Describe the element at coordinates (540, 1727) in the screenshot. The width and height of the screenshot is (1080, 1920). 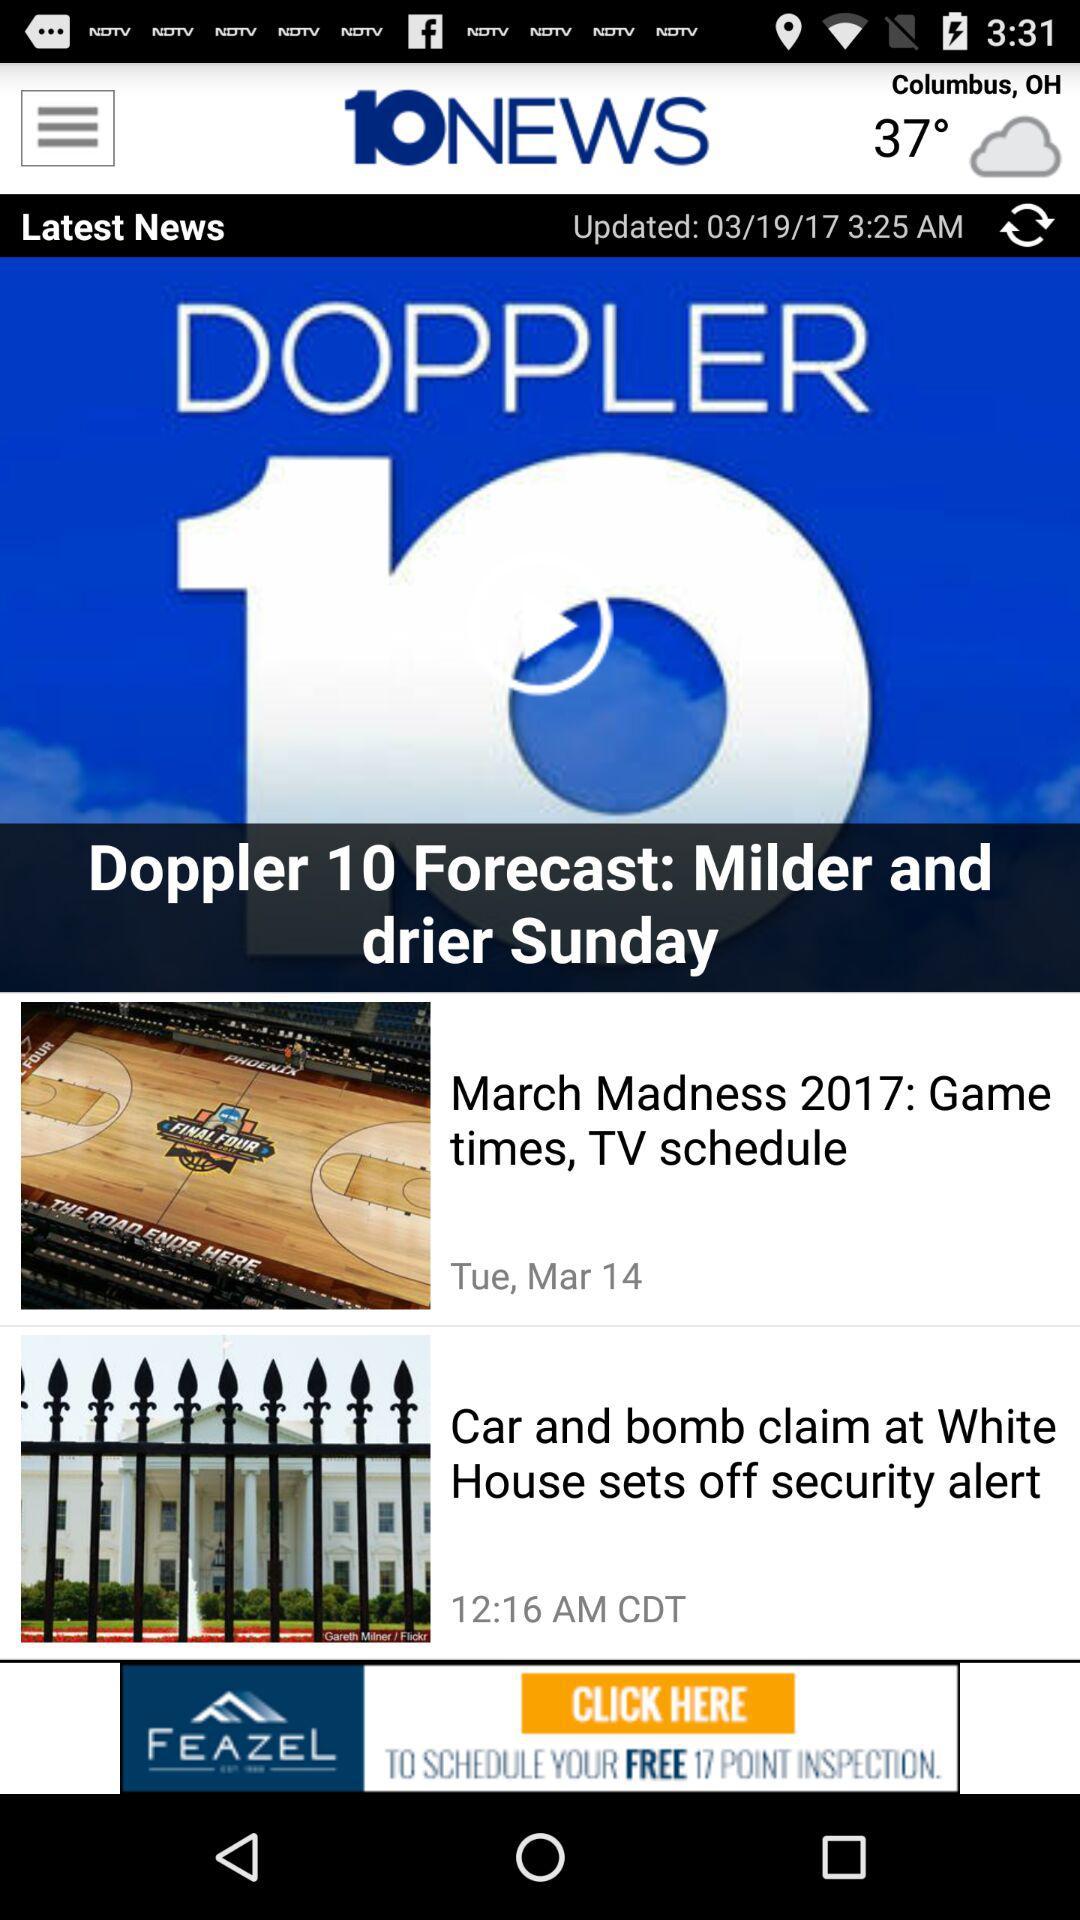
I see `open advert` at that location.